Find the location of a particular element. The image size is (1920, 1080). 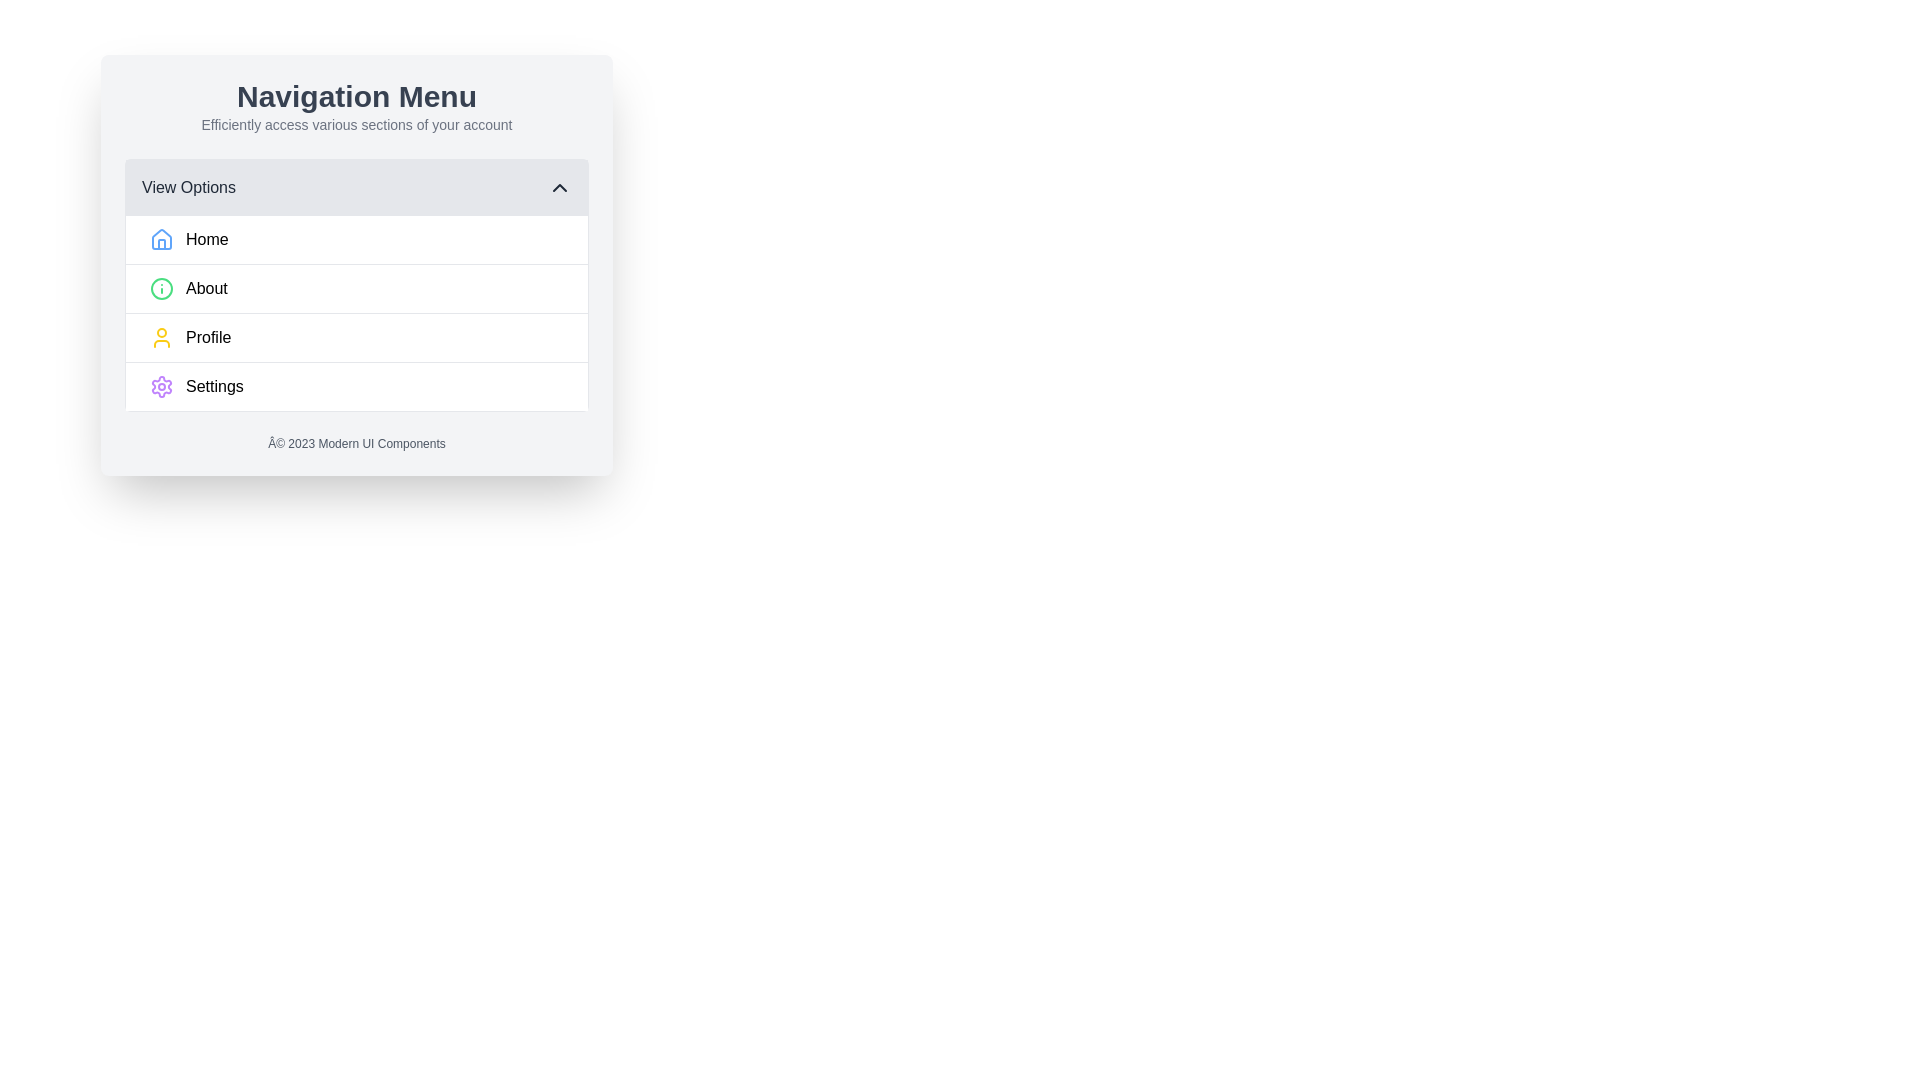

the circular icon with a green outline, containing a vertical line and a small circle above it, located in the second row of the navigation menu, to the left of the text 'About' is located at coordinates (162, 289).